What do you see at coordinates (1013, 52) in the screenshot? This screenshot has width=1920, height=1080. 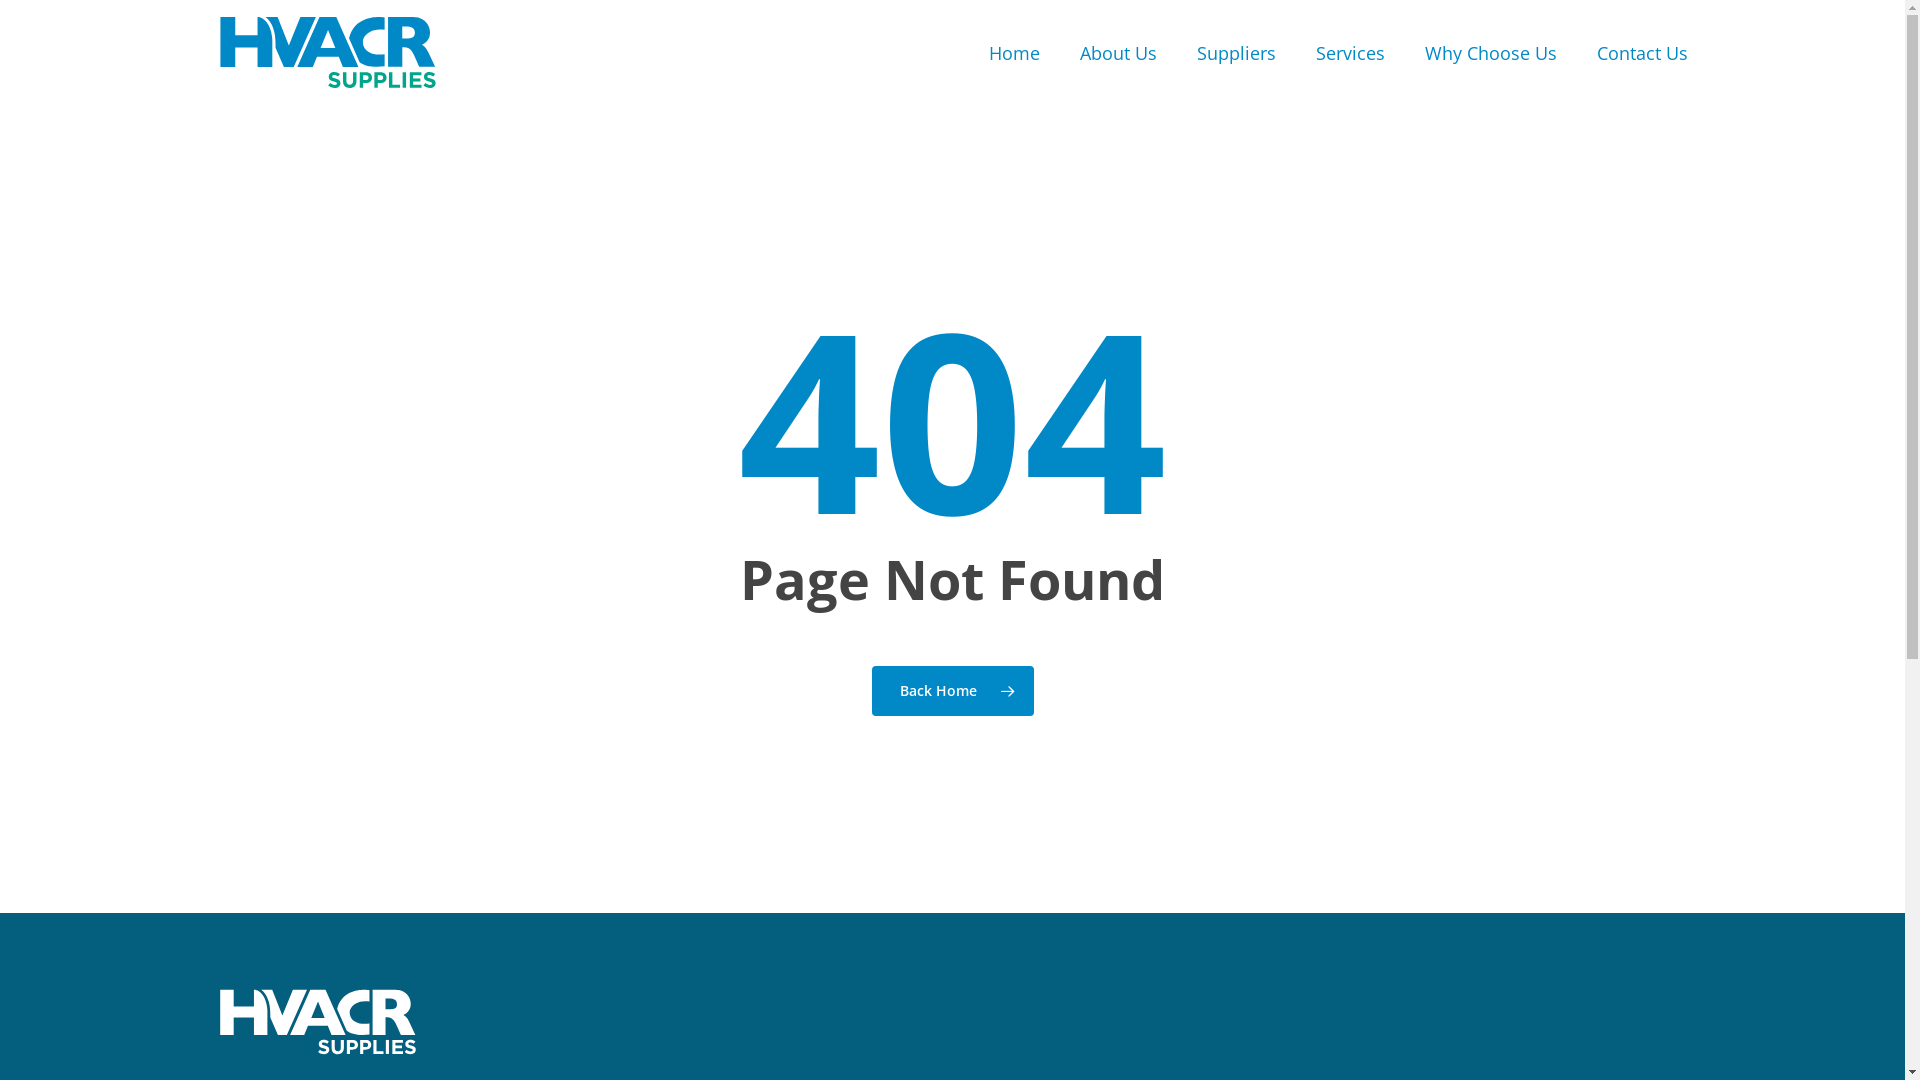 I see `'Home'` at bounding box center [1013, 52].